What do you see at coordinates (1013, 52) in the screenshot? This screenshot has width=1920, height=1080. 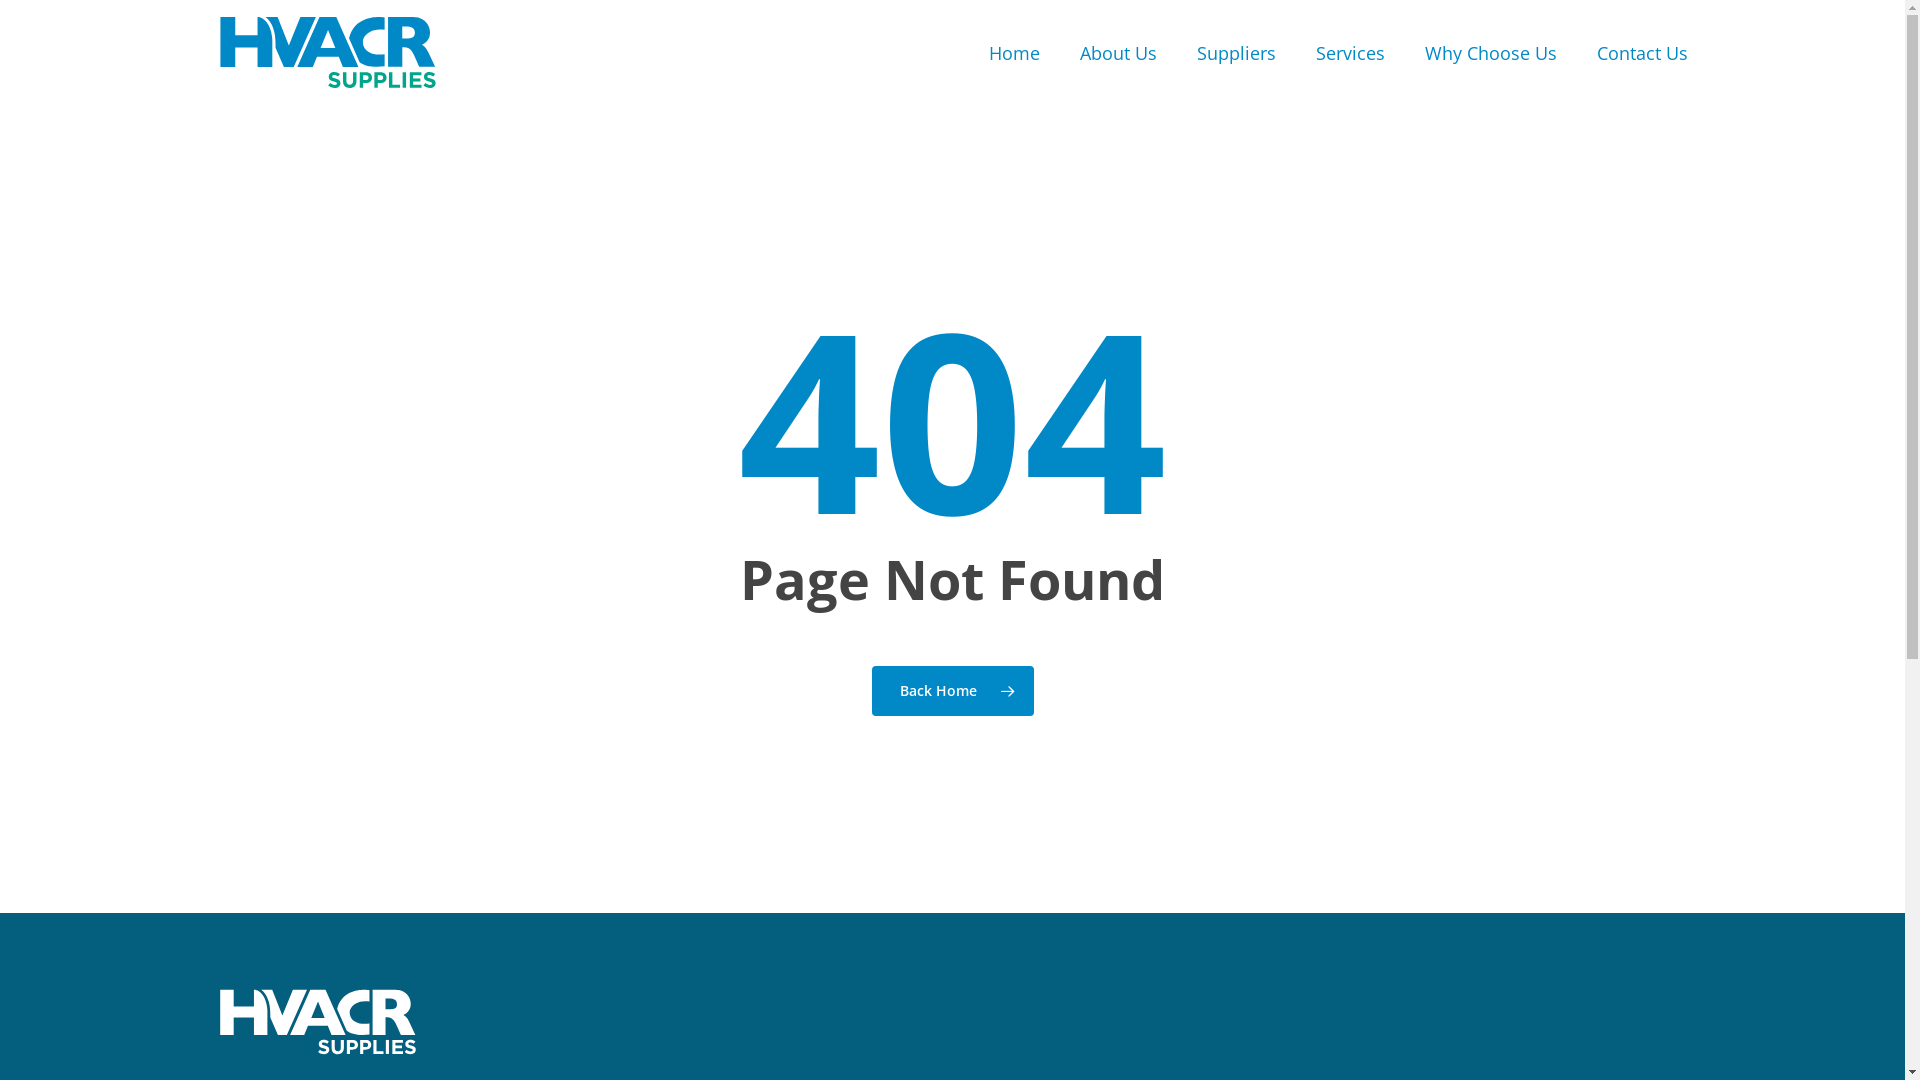 I see `'Home'` at bounding box center [1013, 52].